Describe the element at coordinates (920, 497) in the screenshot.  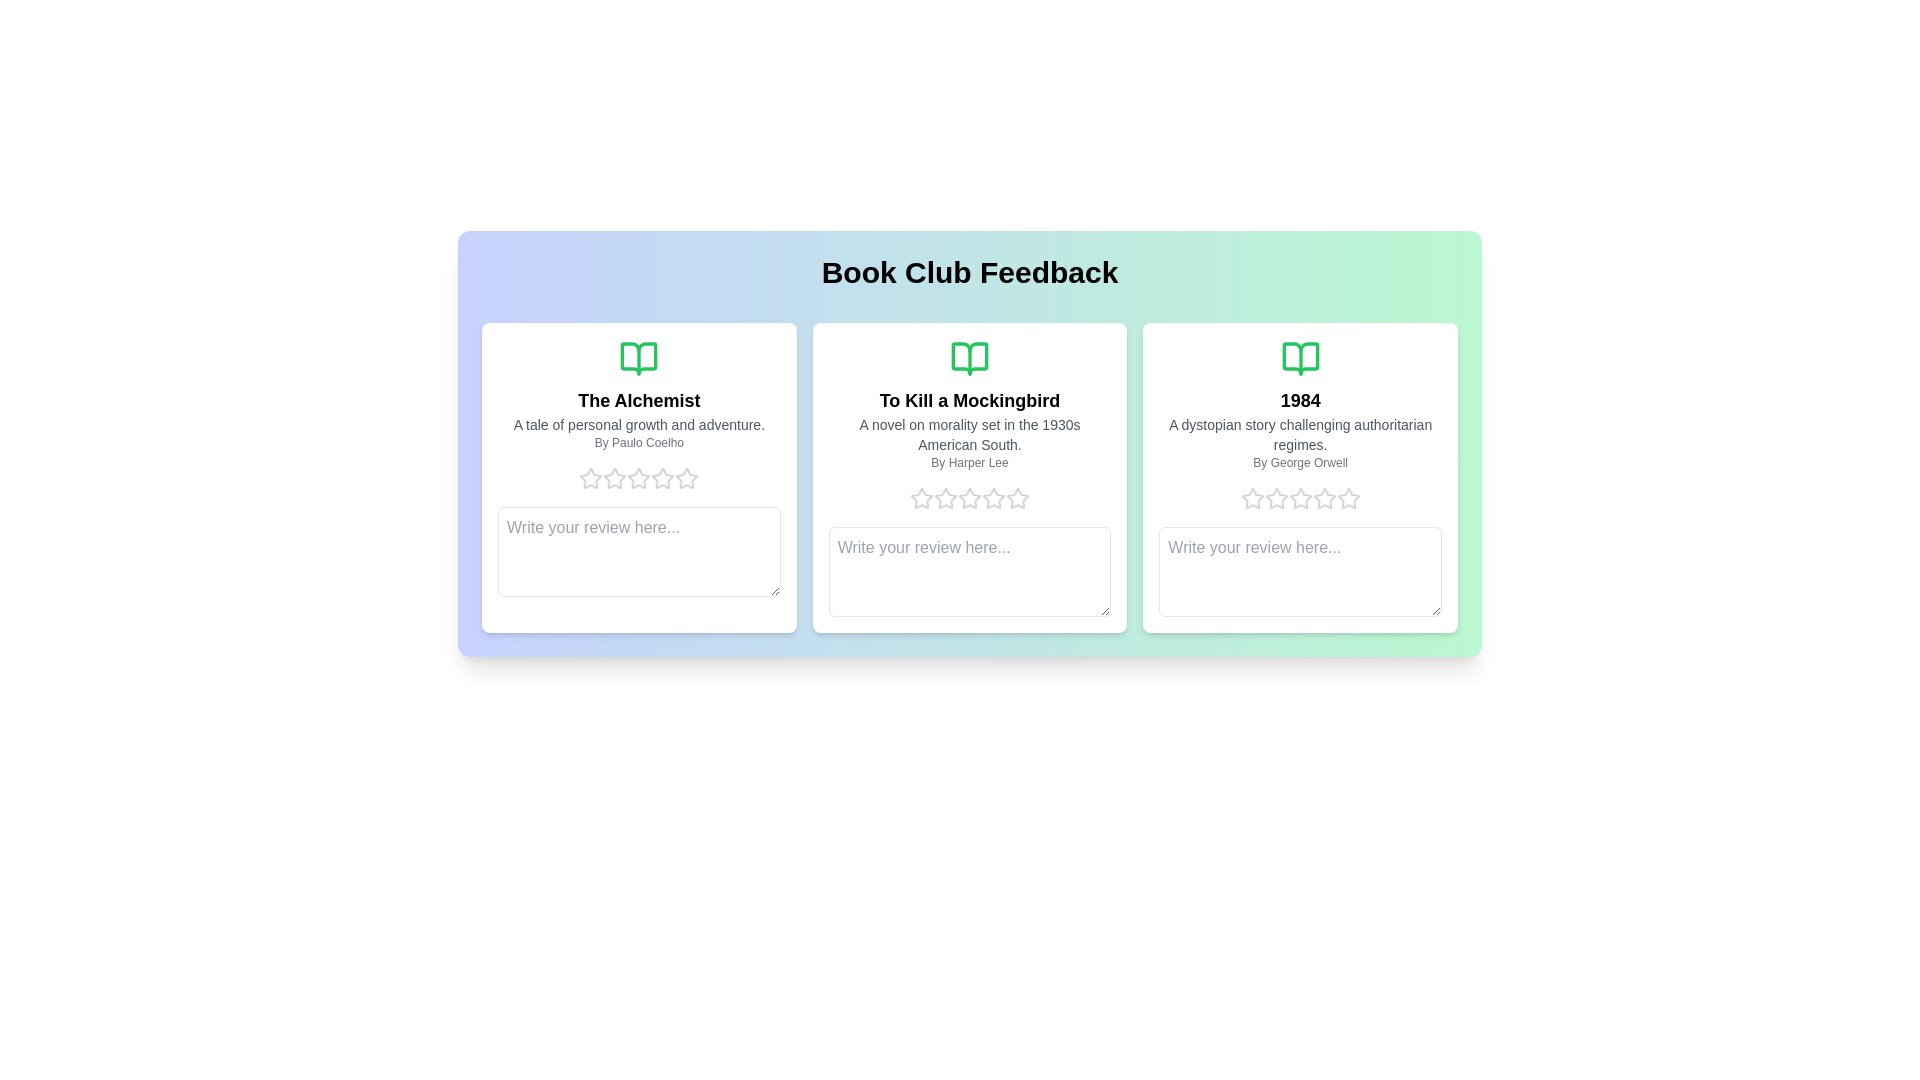
I see `the first star icon in the rating component of the middle book review card to provide a rating` at that location.